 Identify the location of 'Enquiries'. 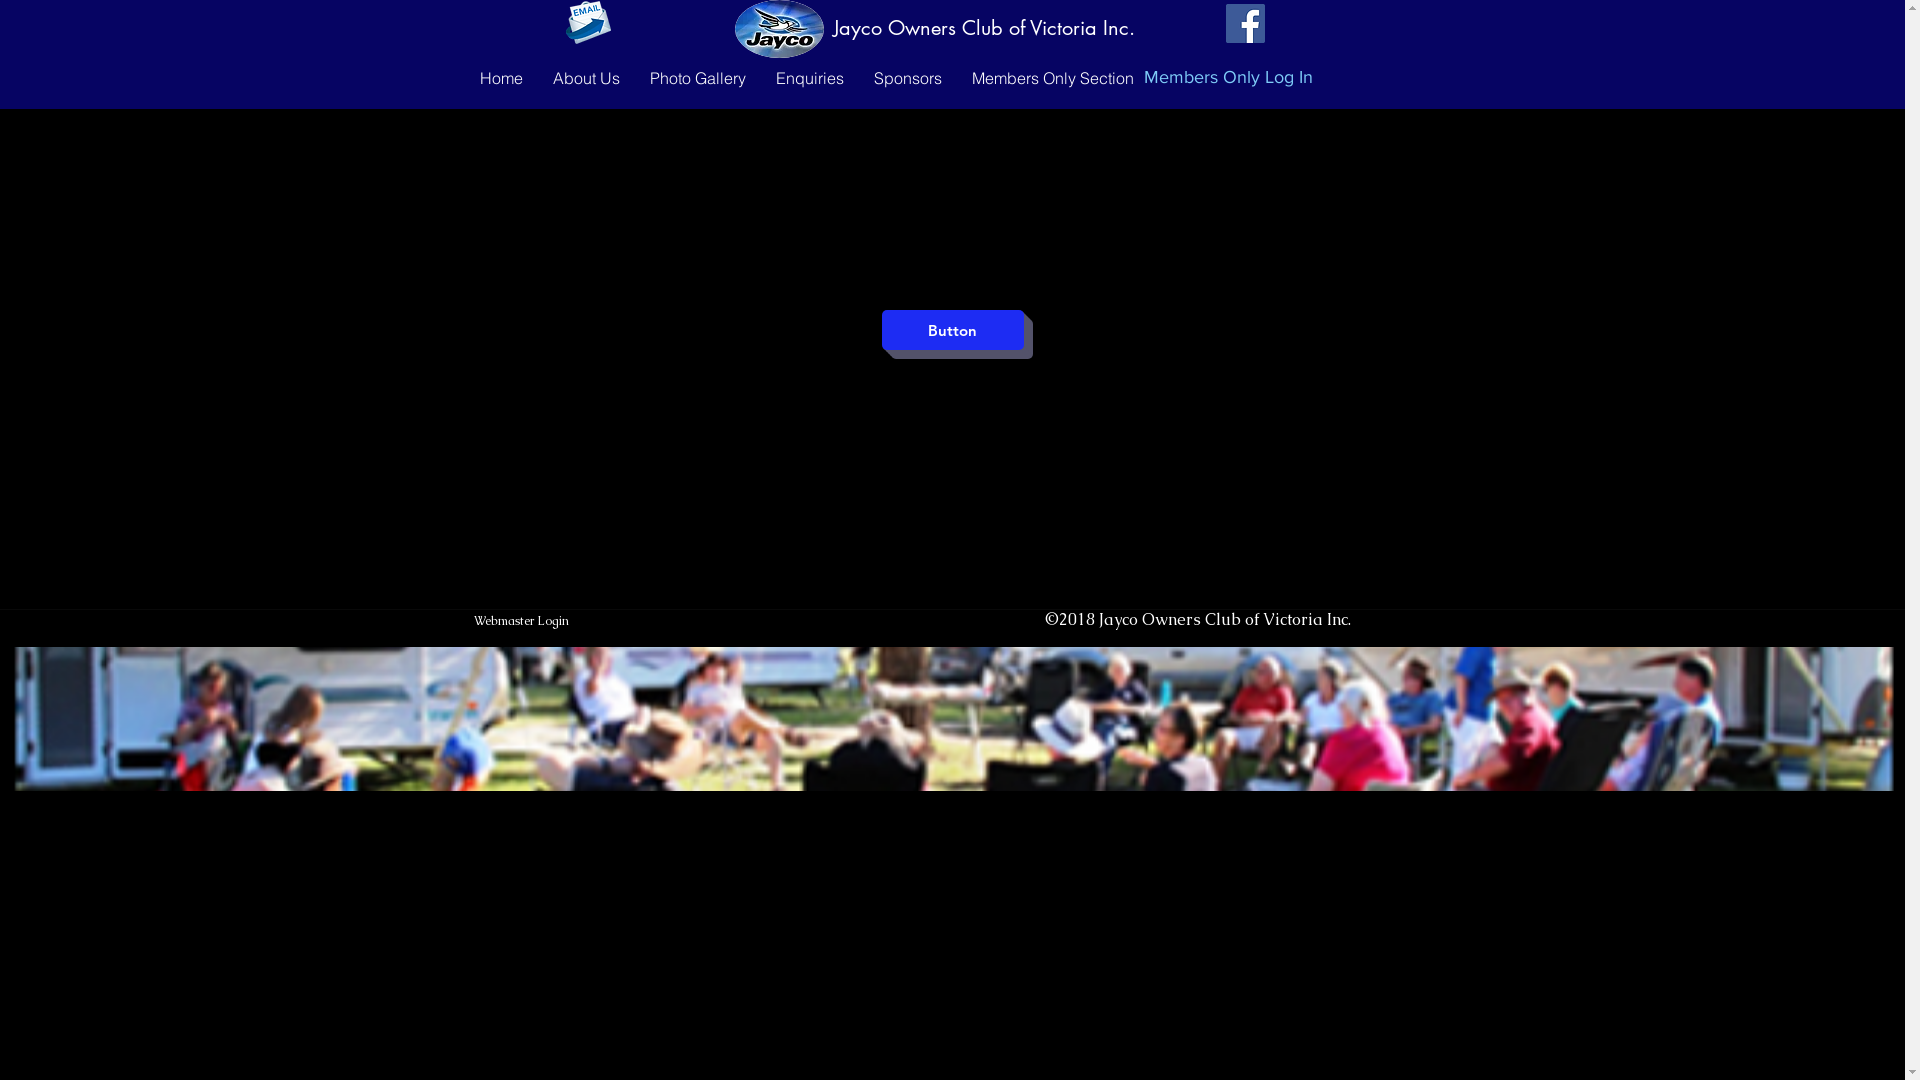
(809, 72).